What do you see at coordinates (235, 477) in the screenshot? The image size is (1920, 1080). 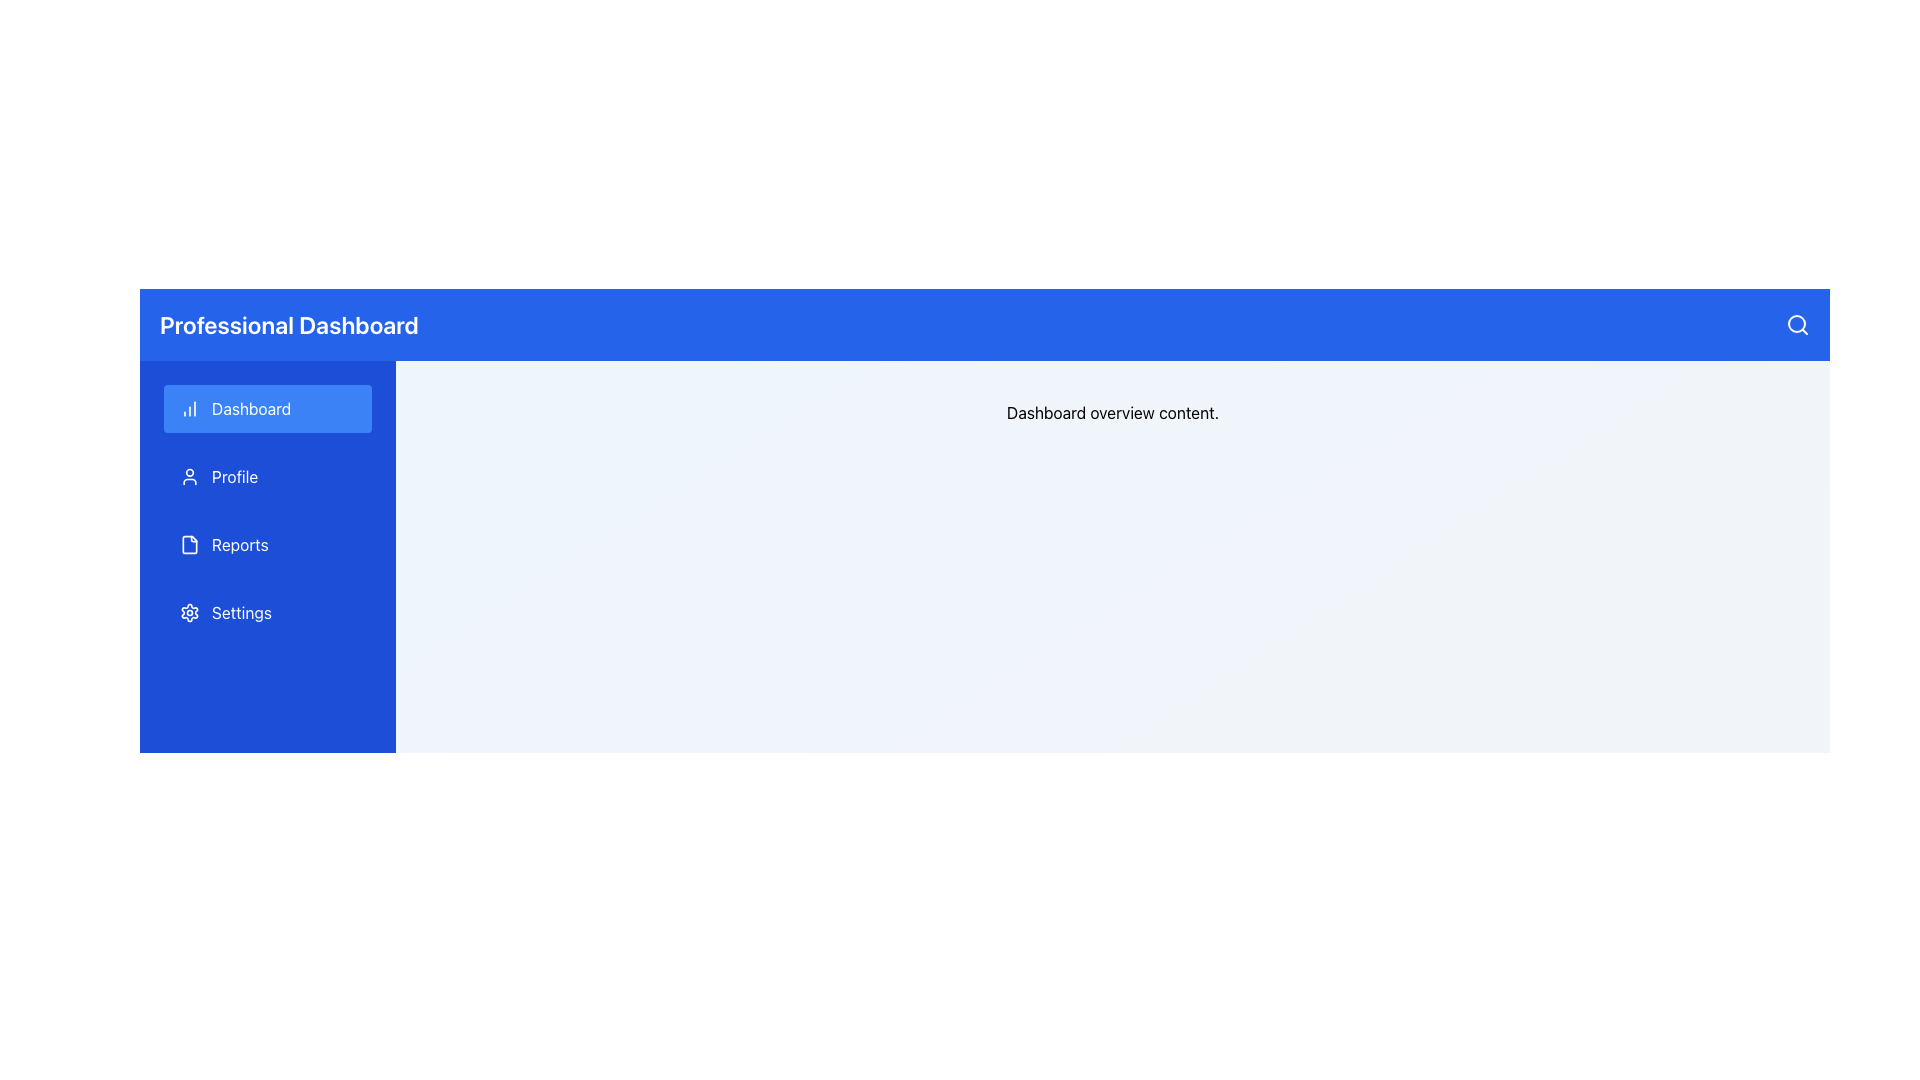 I see `the 'Profile' label in the navigation menu, which is positioned to the right of the icon within a sidebar under the 'Dashboard' menu` at bounding box center [235, 477].